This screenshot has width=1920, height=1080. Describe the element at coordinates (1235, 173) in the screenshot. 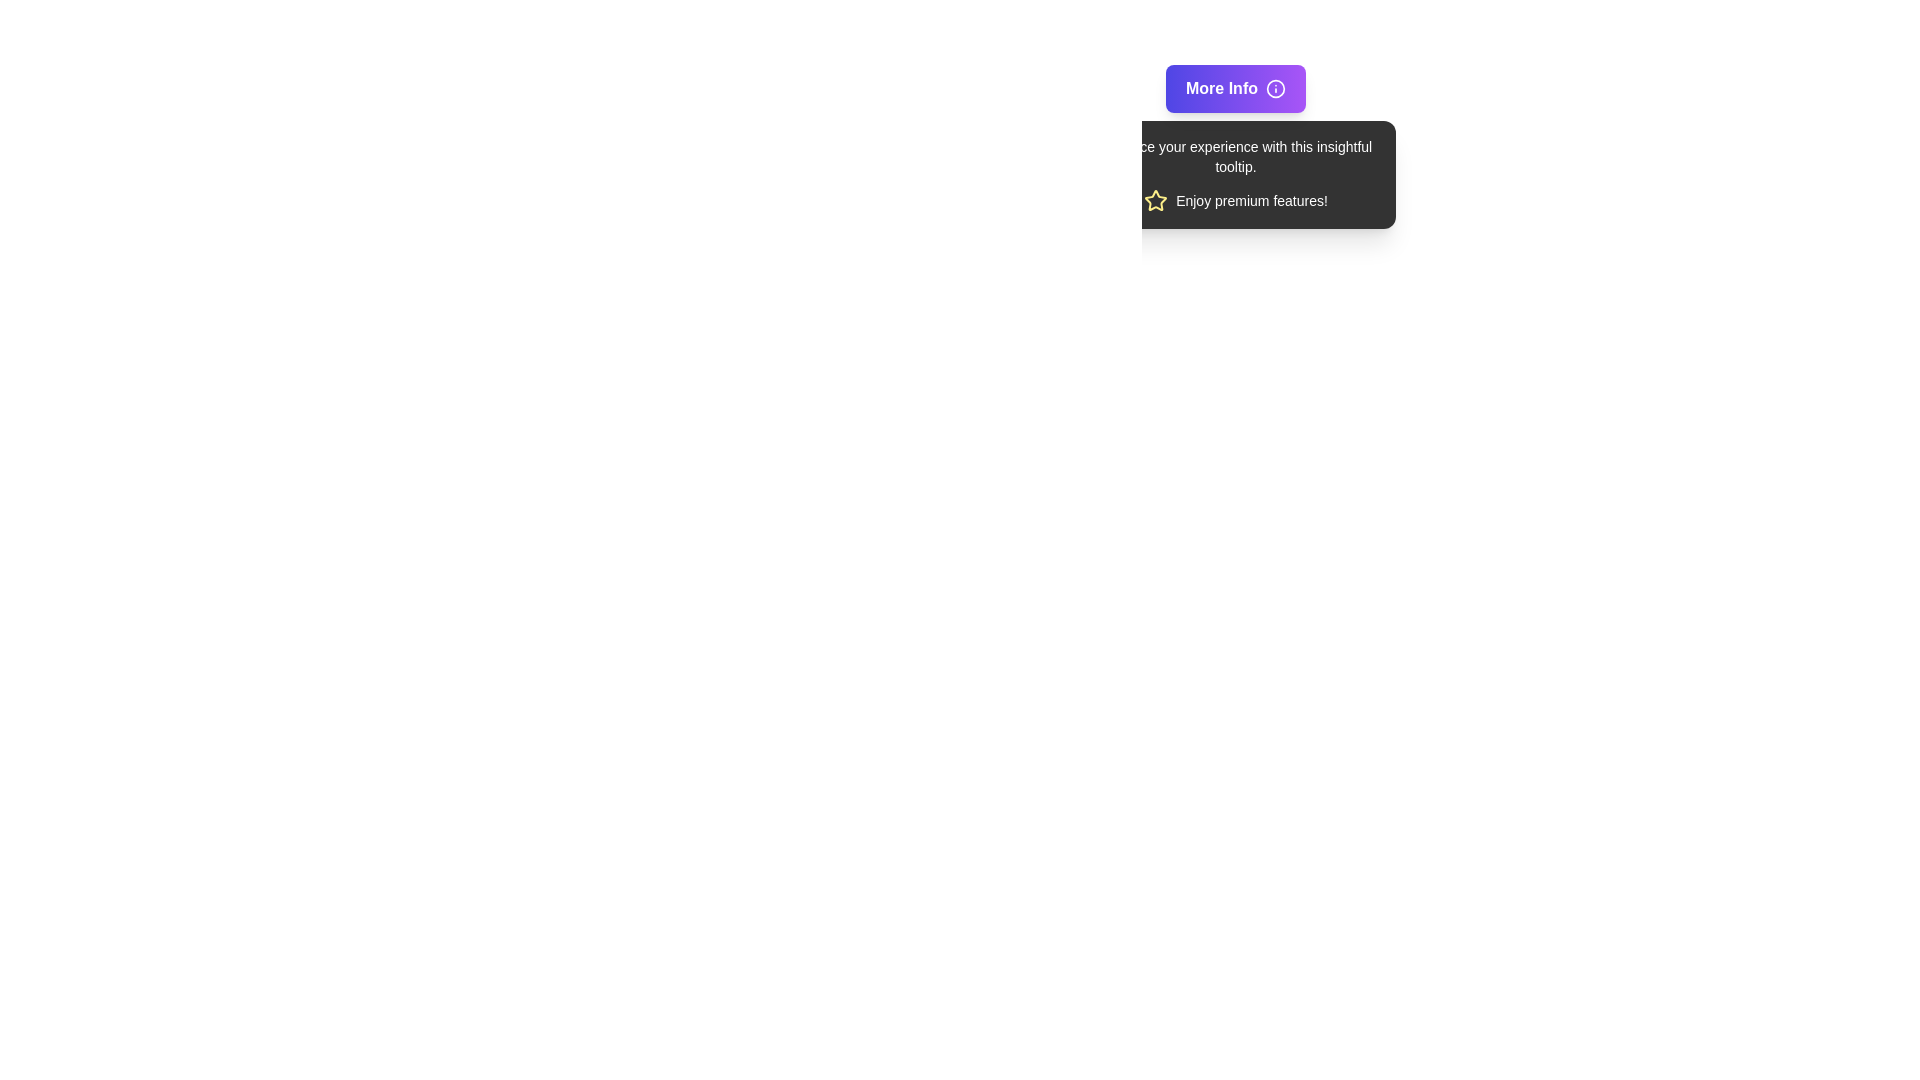

I see `the black tooltip with a semi-transparent background, white text, and a yellow star icon, positioned below the purple 'More Info' button` at that location.